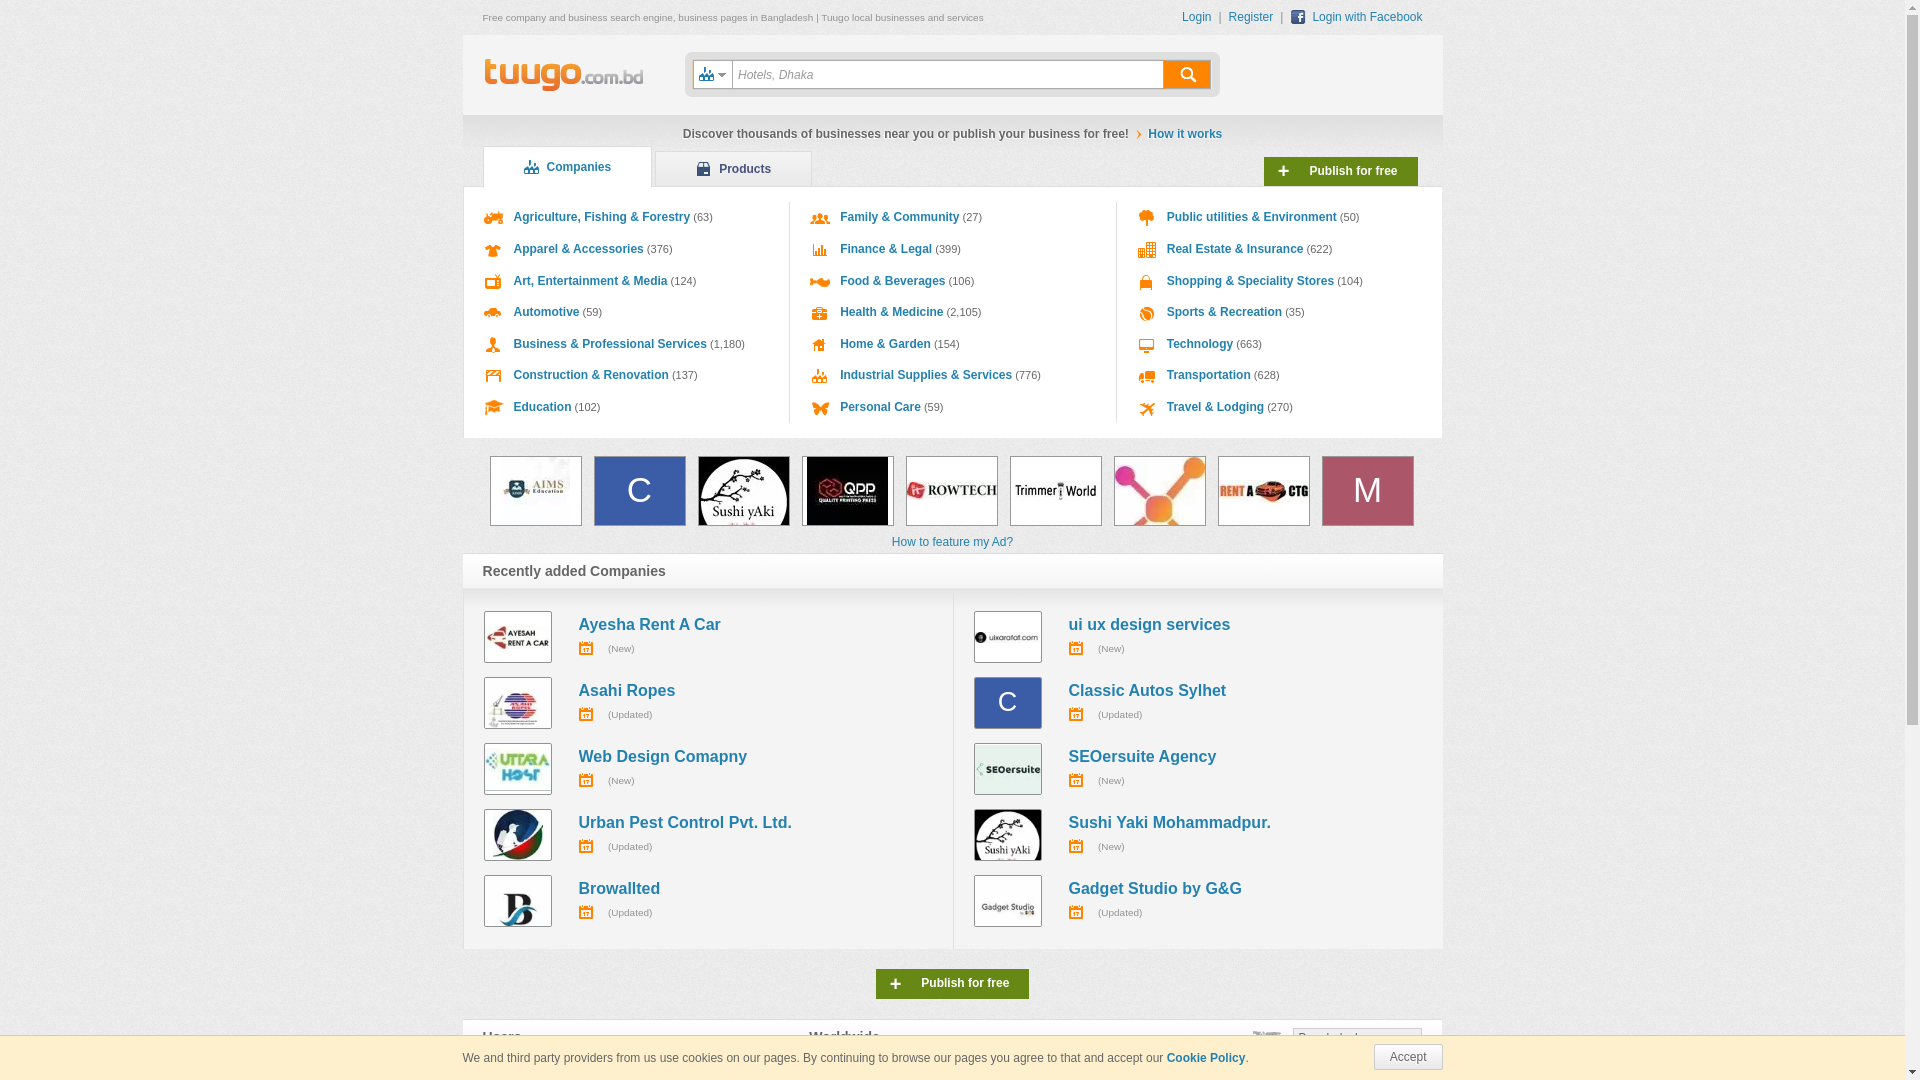  I want to click on 'Register', so click(1227, 16).